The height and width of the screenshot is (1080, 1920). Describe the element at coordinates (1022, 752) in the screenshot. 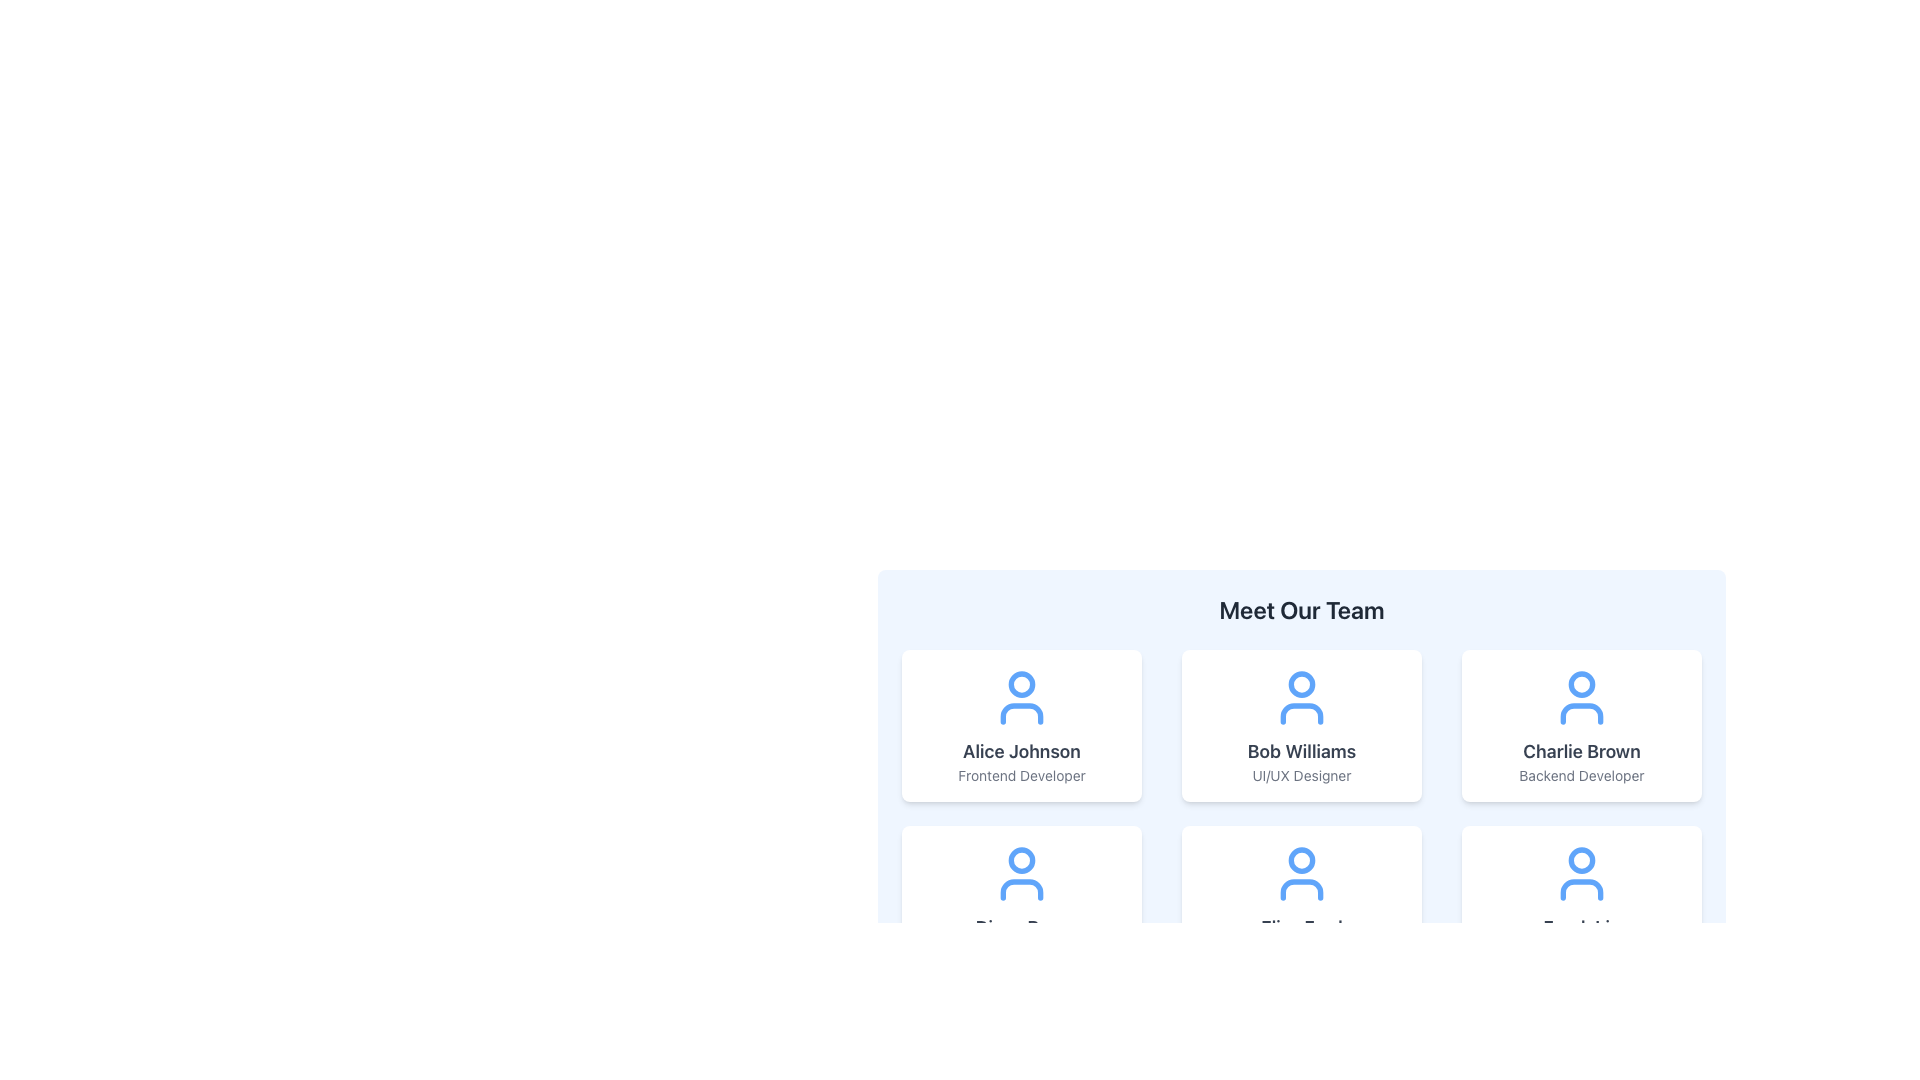

I see `the text label displaying 'Alice Johnson'` at that location.